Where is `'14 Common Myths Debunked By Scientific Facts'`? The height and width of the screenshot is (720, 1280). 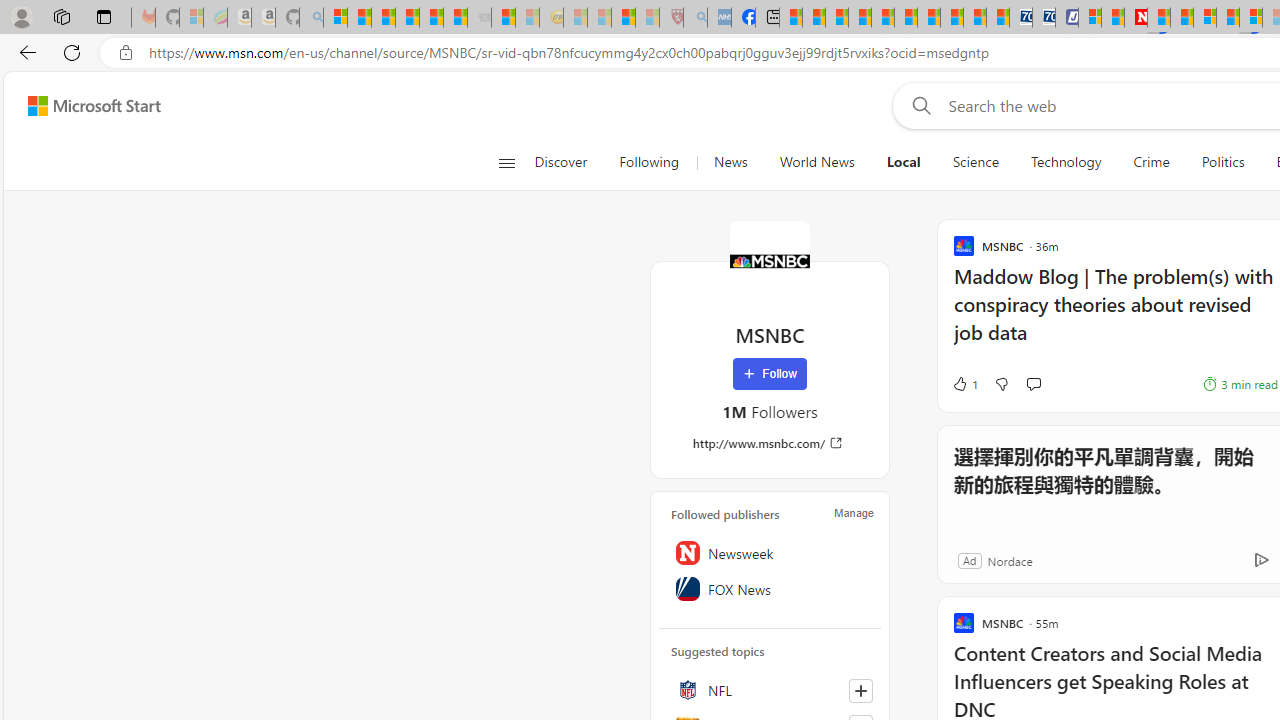
'14 Common Myths Debunked By Scientific Facts' is located at coordinates (1182, 17).